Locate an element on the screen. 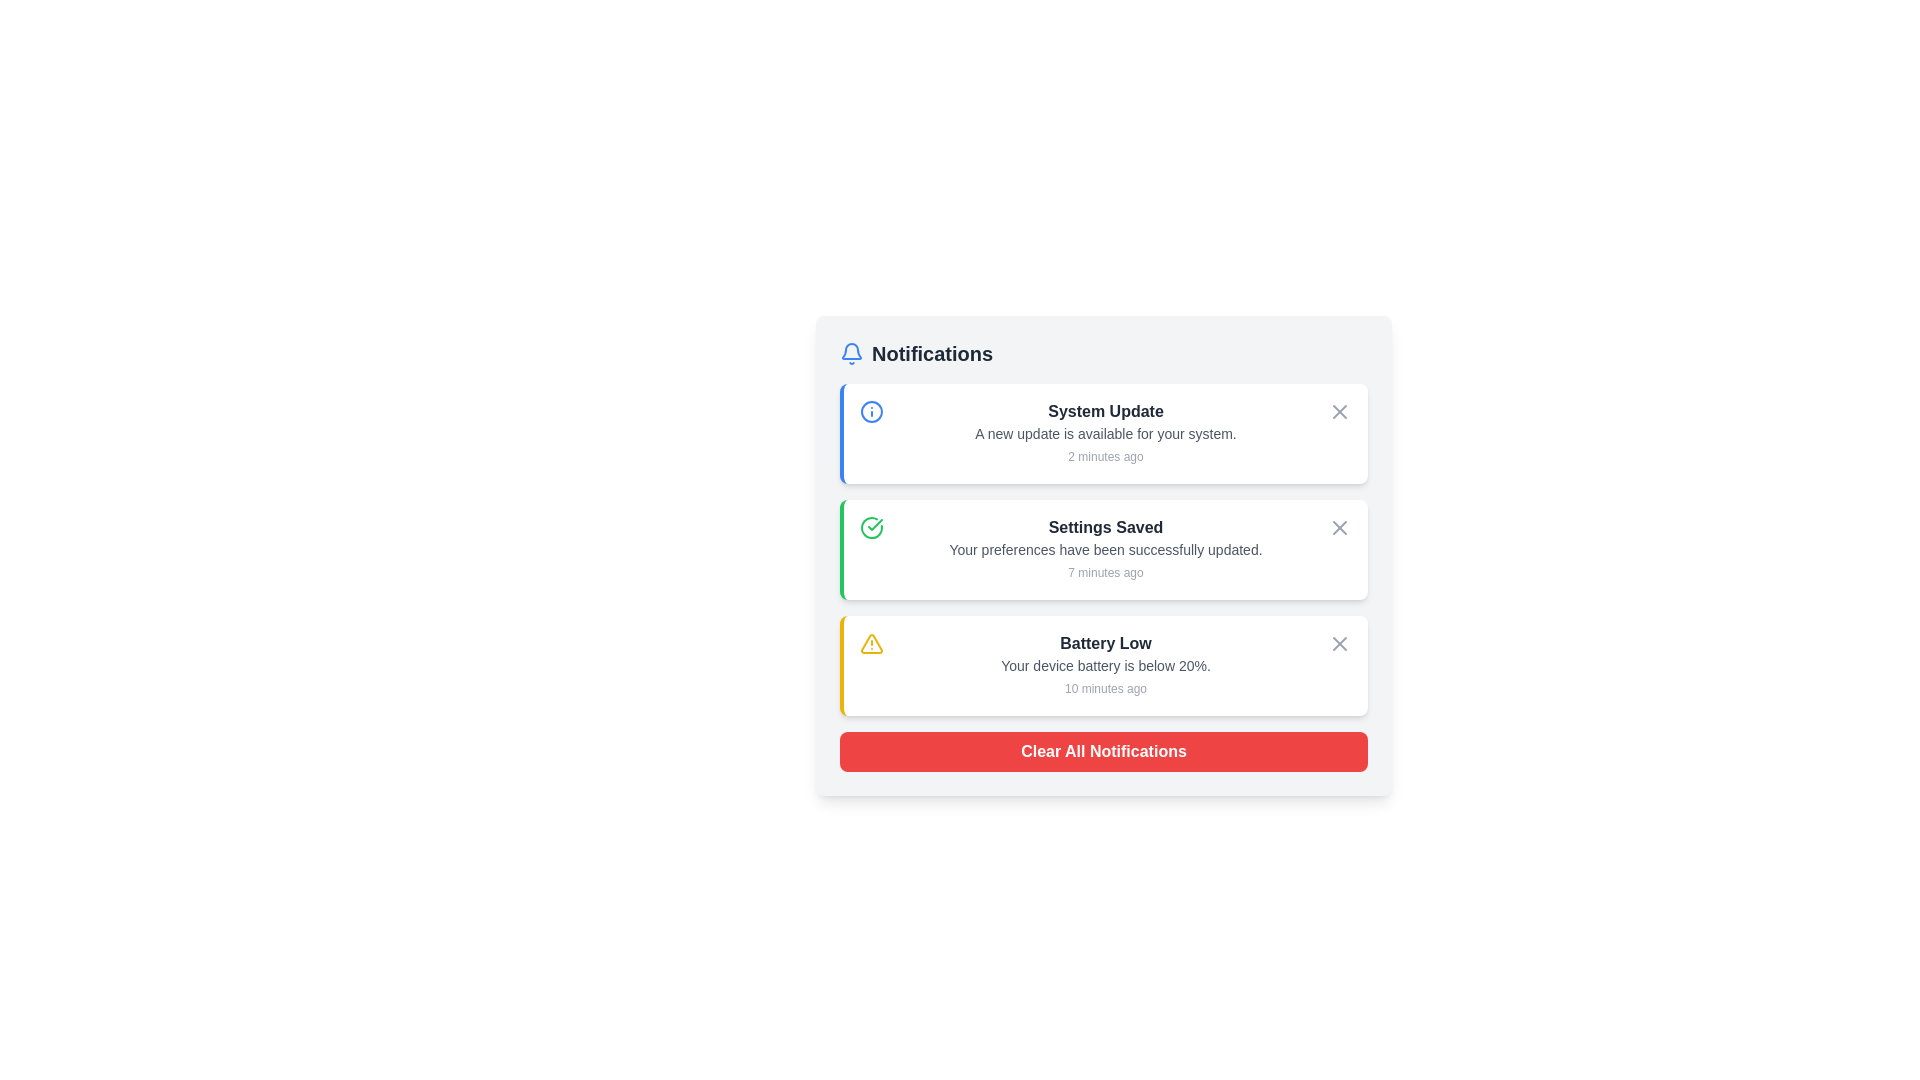 Image resolution: width=1920 pixels, height=1080 pixels. the first notification in the list of notifications is located at coordinates (1104, 433).